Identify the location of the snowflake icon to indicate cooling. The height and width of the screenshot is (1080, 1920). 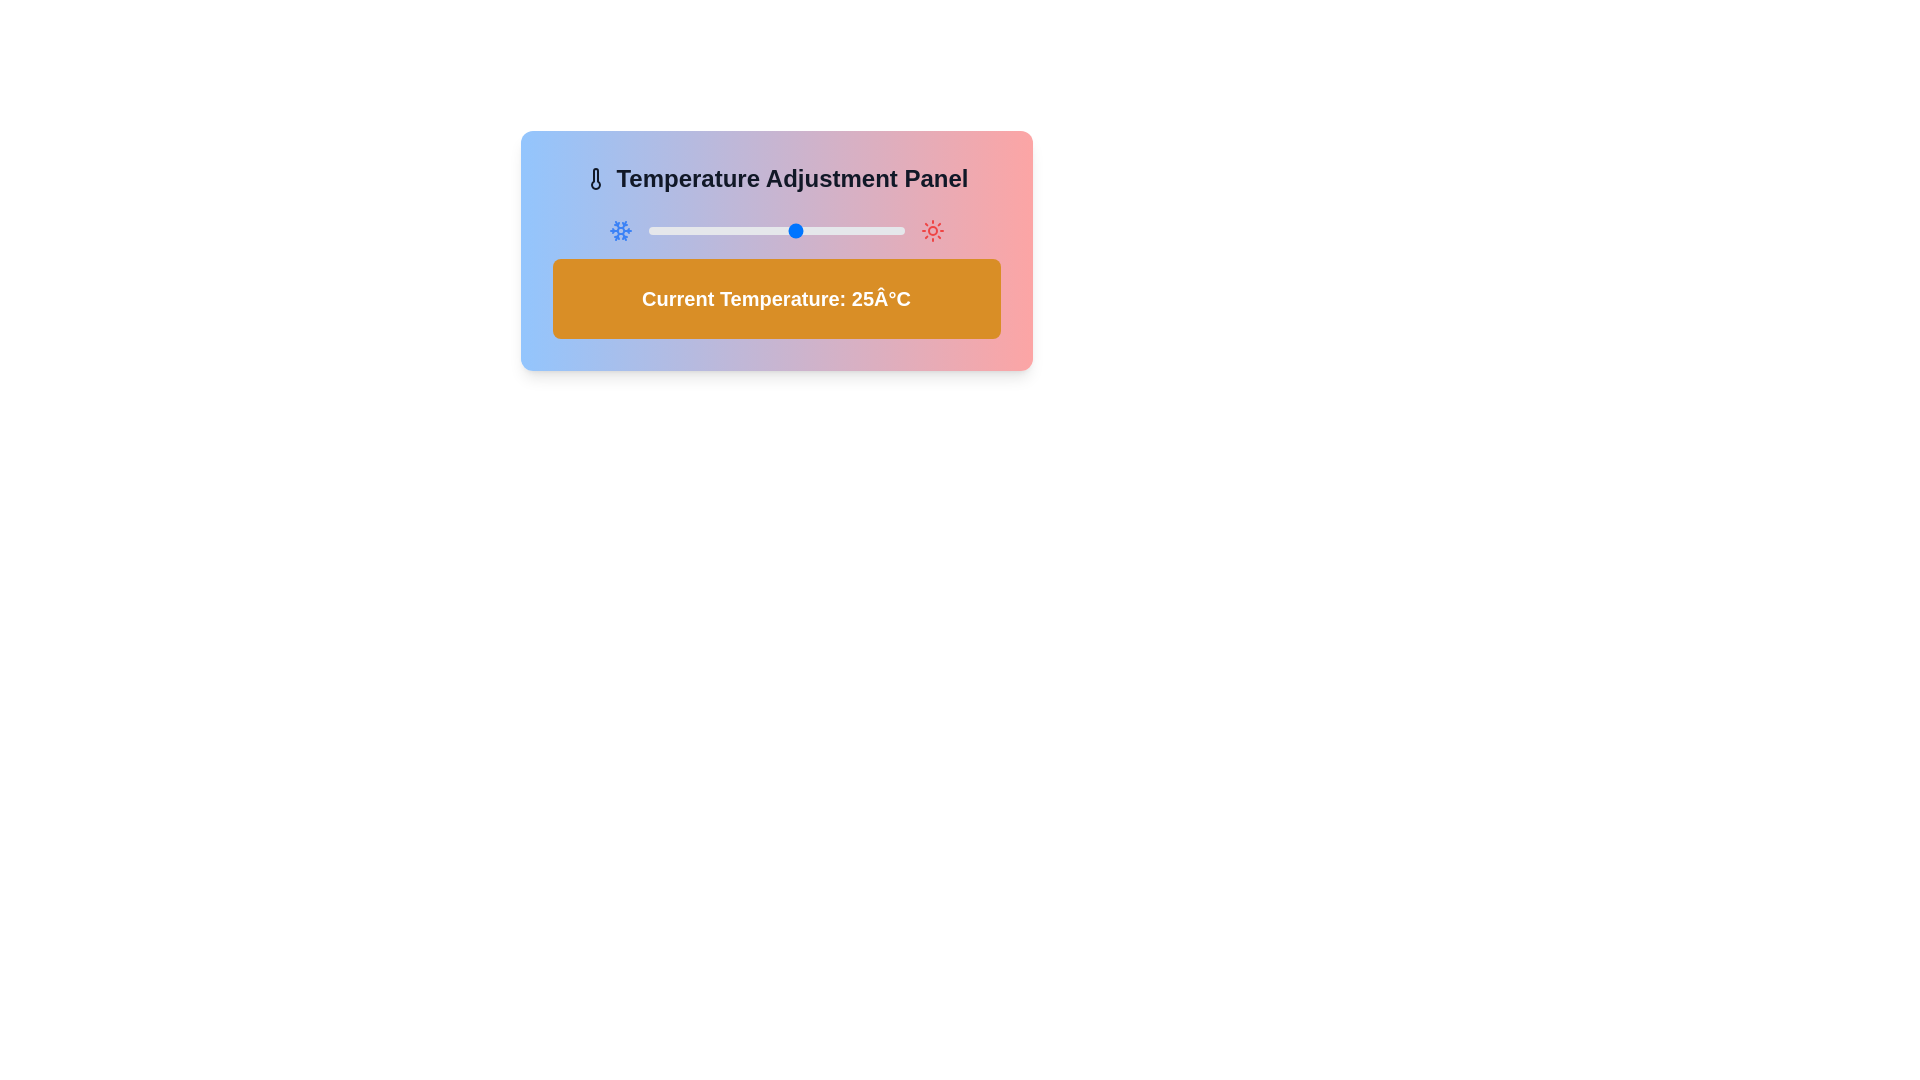
(619, 230).